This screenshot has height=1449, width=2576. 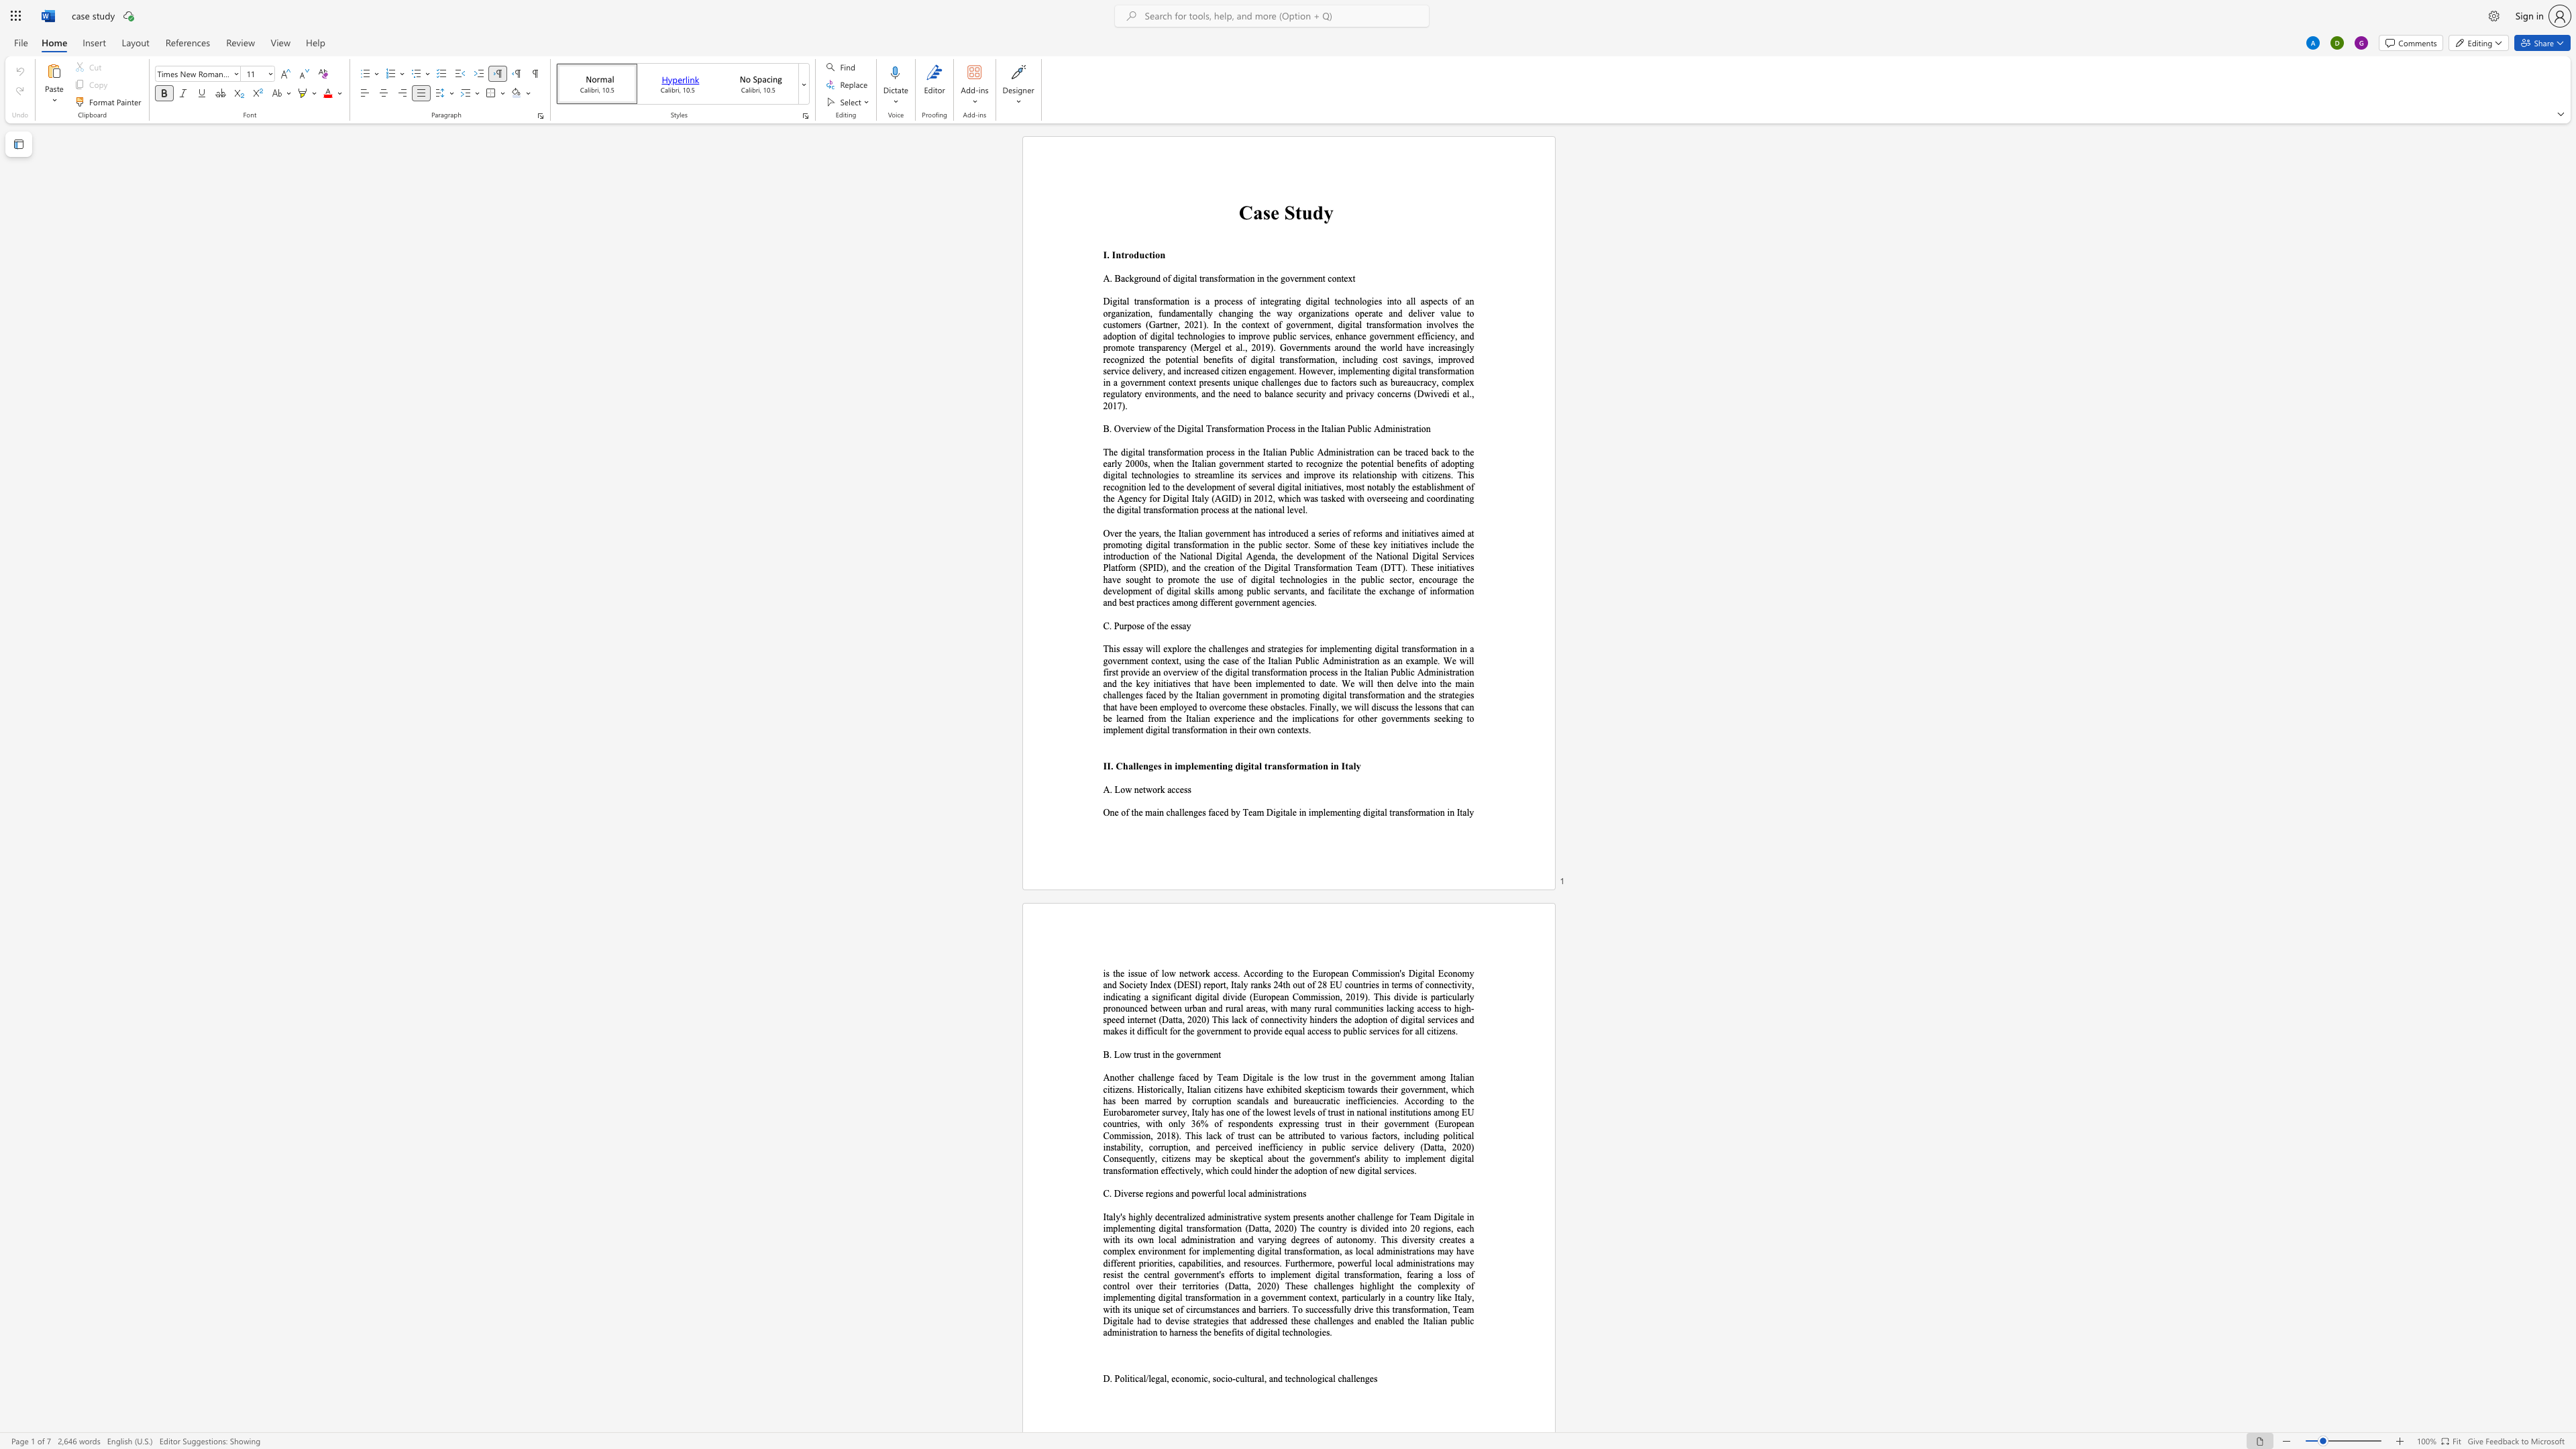 What do you see at coordinates (1381, 985) in the screenshot?
I see `the 10th character "i" in the text` at bounding box center [1381, 985].